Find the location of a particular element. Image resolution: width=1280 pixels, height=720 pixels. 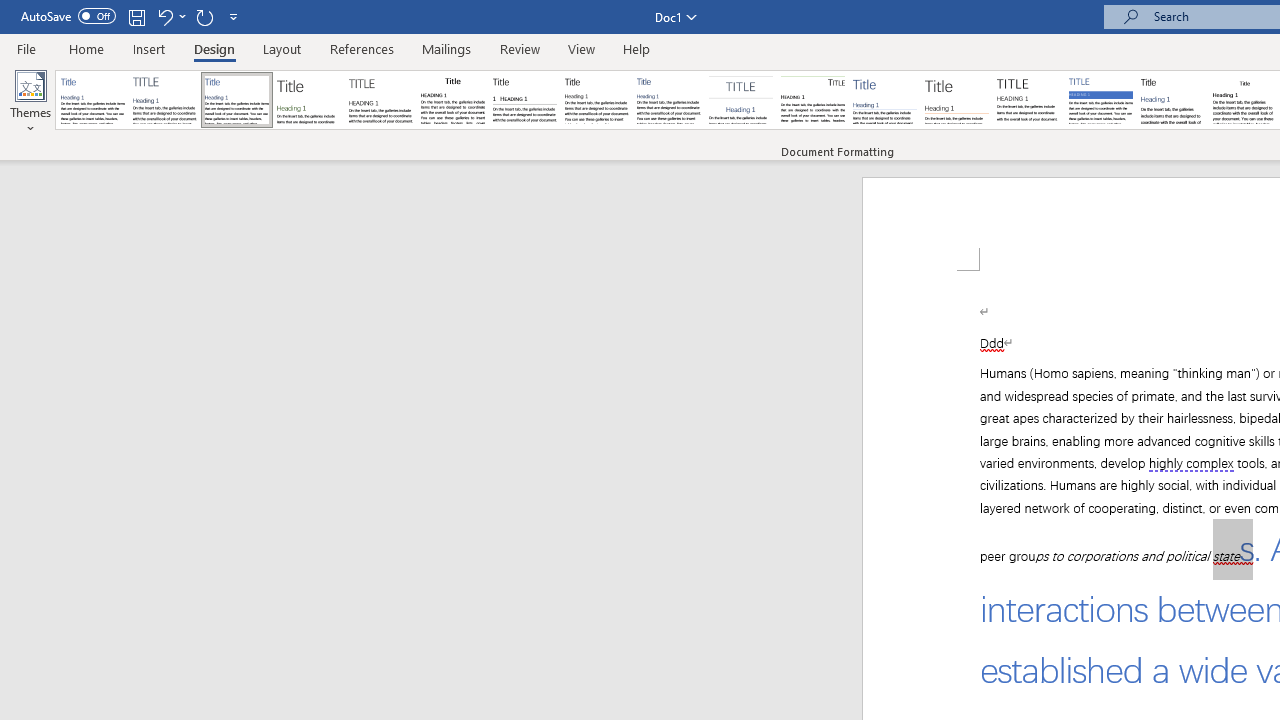

'Word' is located at coordinates (1173, 100).